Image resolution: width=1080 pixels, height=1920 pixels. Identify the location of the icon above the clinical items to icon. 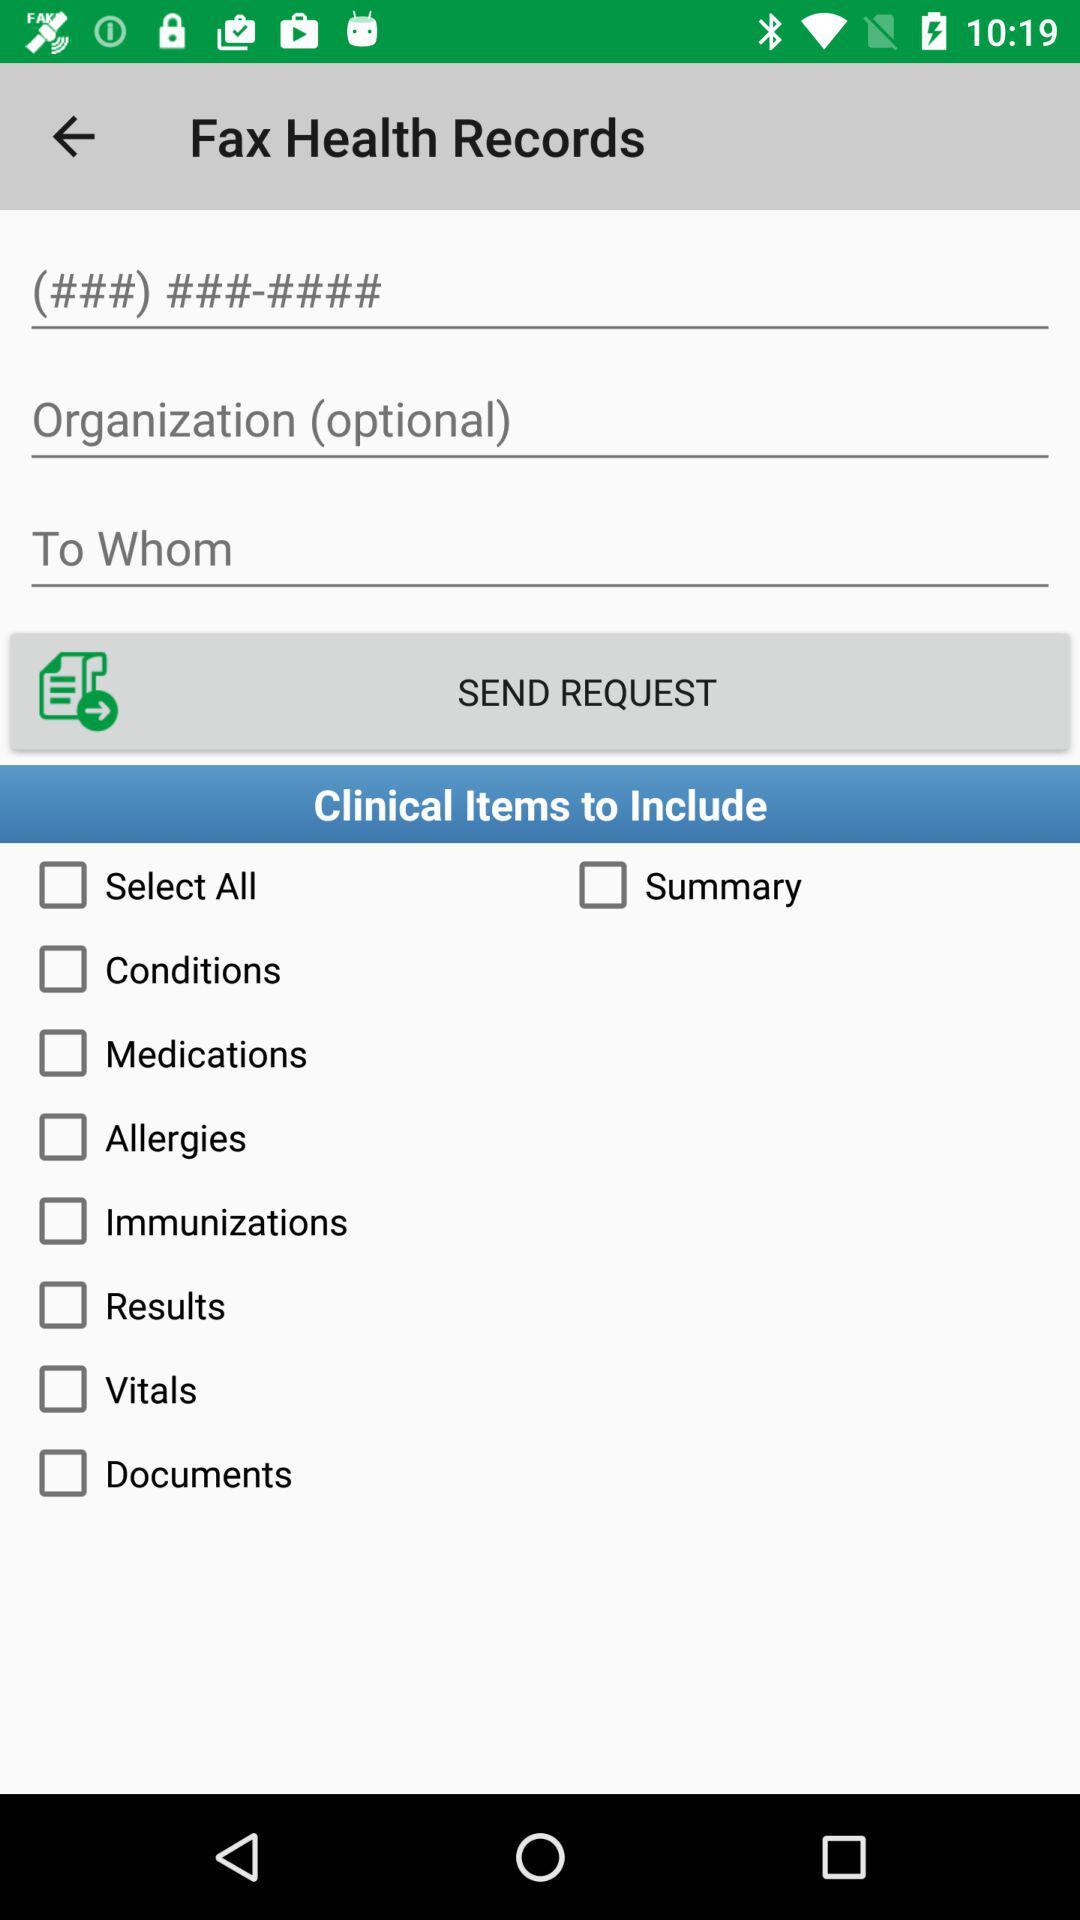
(540, 691).